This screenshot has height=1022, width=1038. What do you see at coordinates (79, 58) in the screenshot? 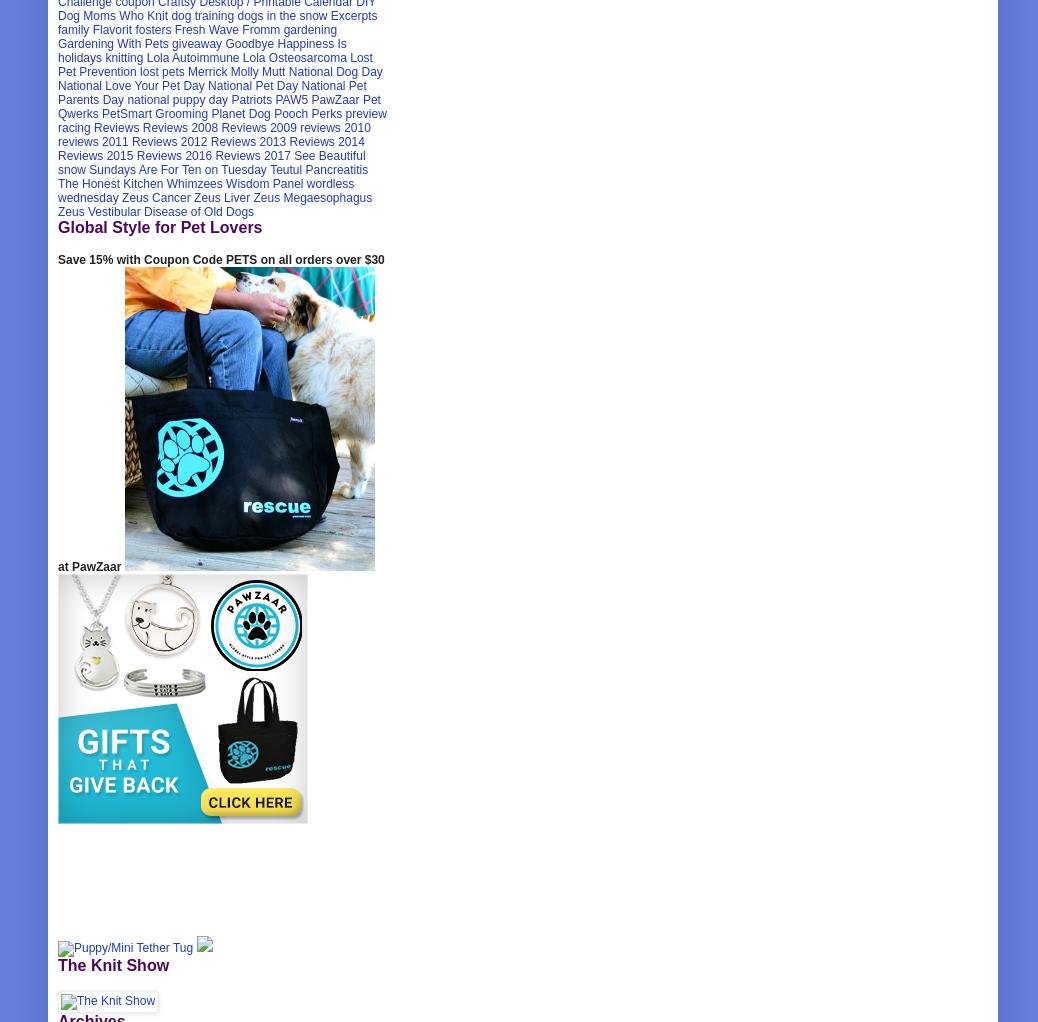
I see `'holidays'` at bounding box center [79, 58].